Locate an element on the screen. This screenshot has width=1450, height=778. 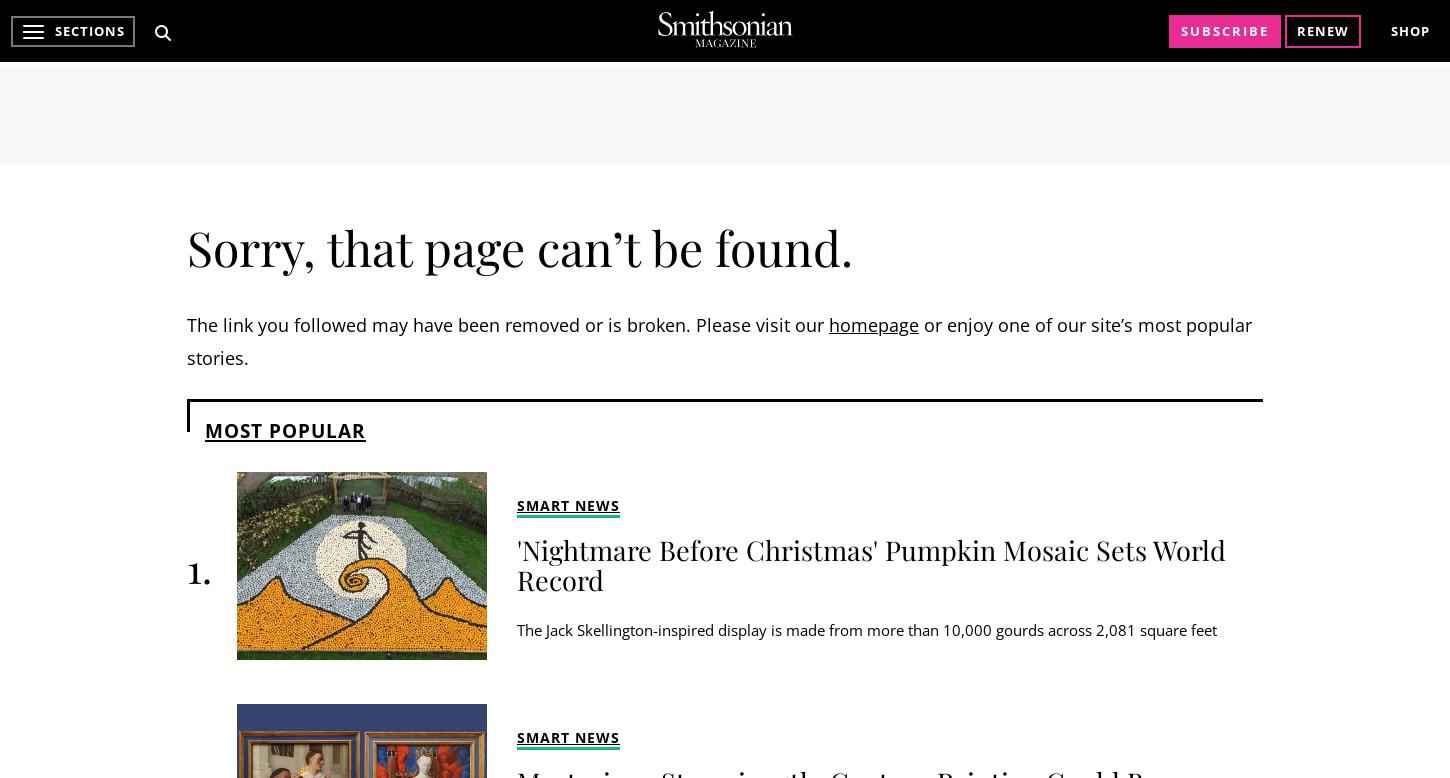
'Renew' is located at coordinates (1297, 30).